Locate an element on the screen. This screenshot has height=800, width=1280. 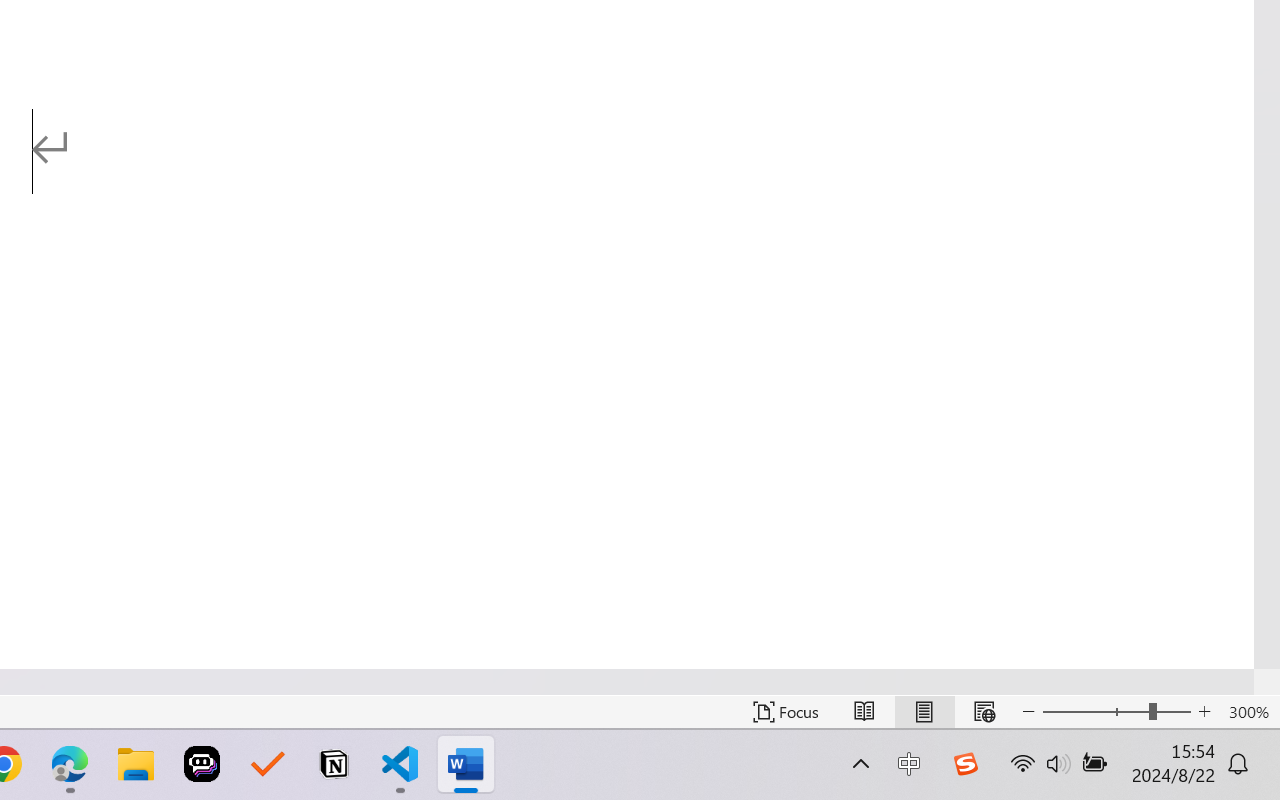
'Web Layout' is located at coordinates (984, 711).